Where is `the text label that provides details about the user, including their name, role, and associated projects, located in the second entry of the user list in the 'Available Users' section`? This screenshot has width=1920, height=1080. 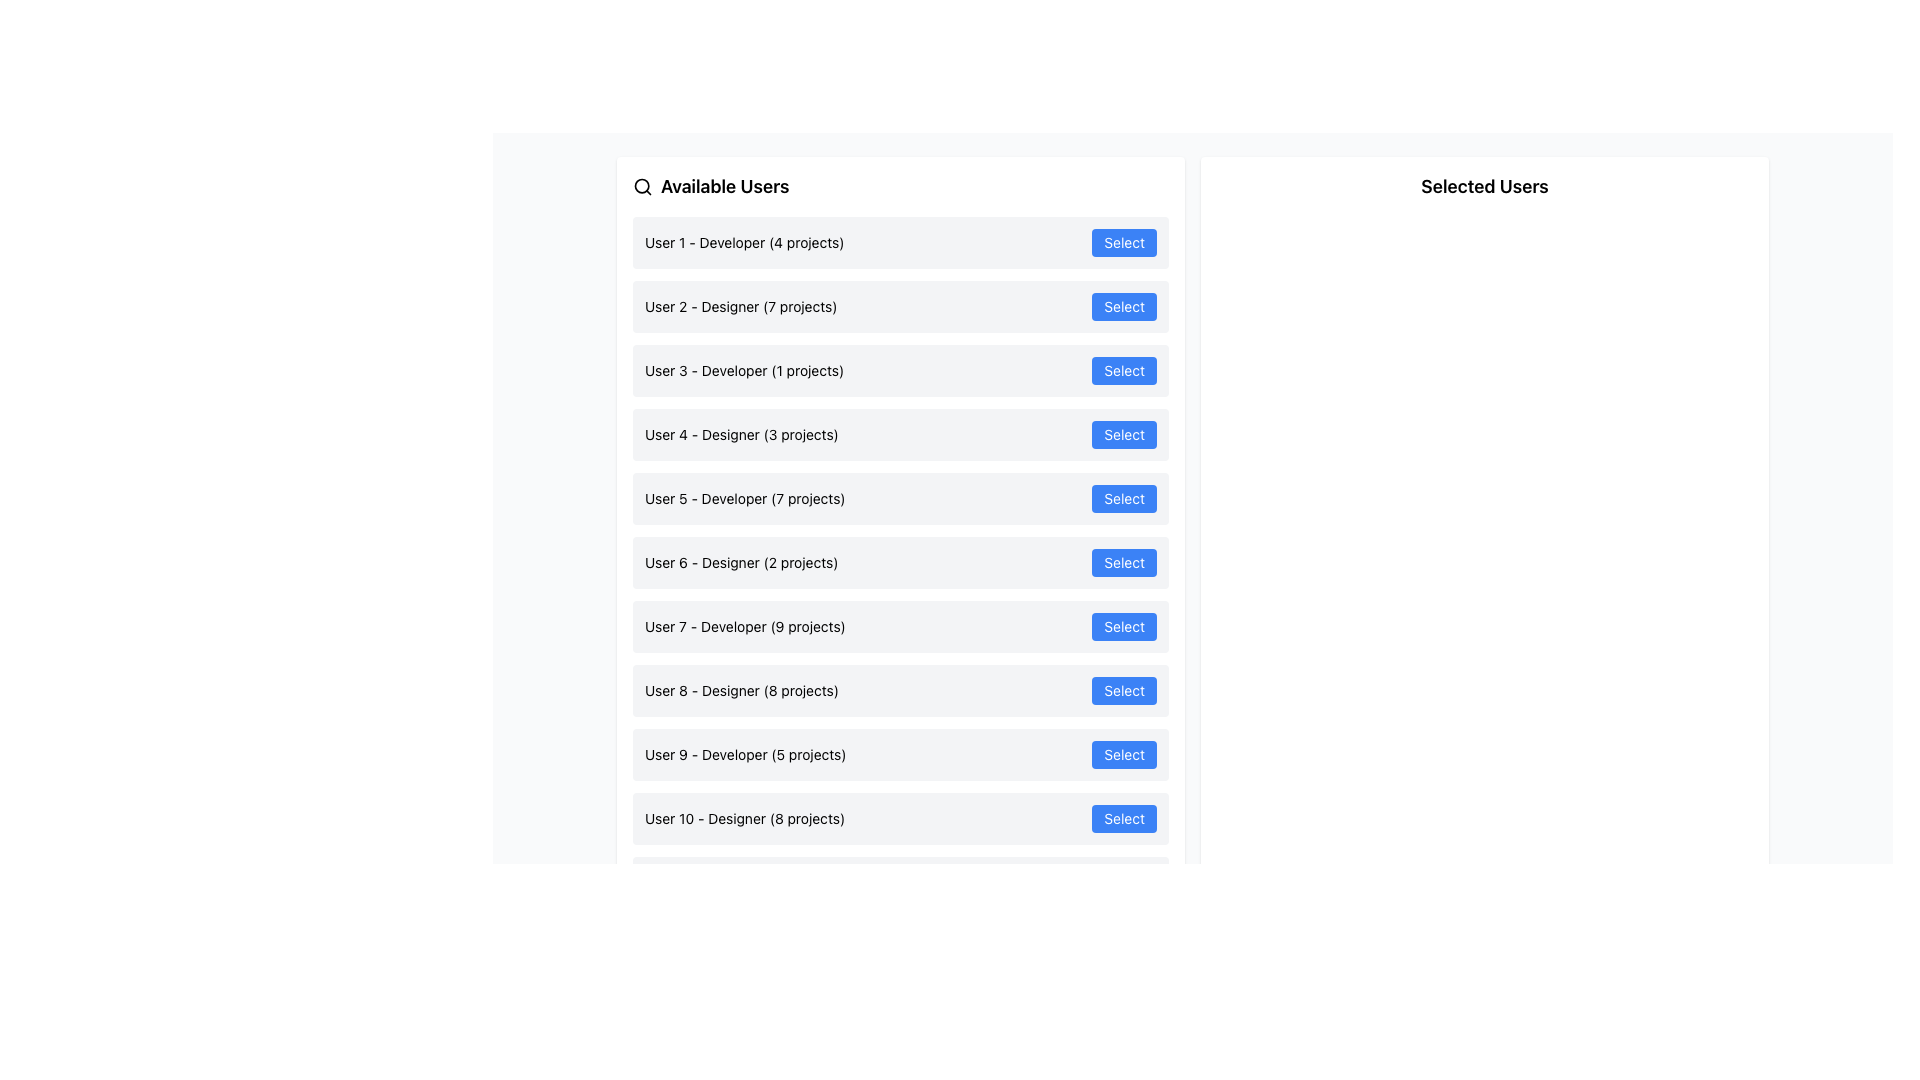 the text label that provides details about the user, including their name, role, and associated projects, located in the second entry of the user list in the 'Available Users' section is located at coordinates (740, 307).